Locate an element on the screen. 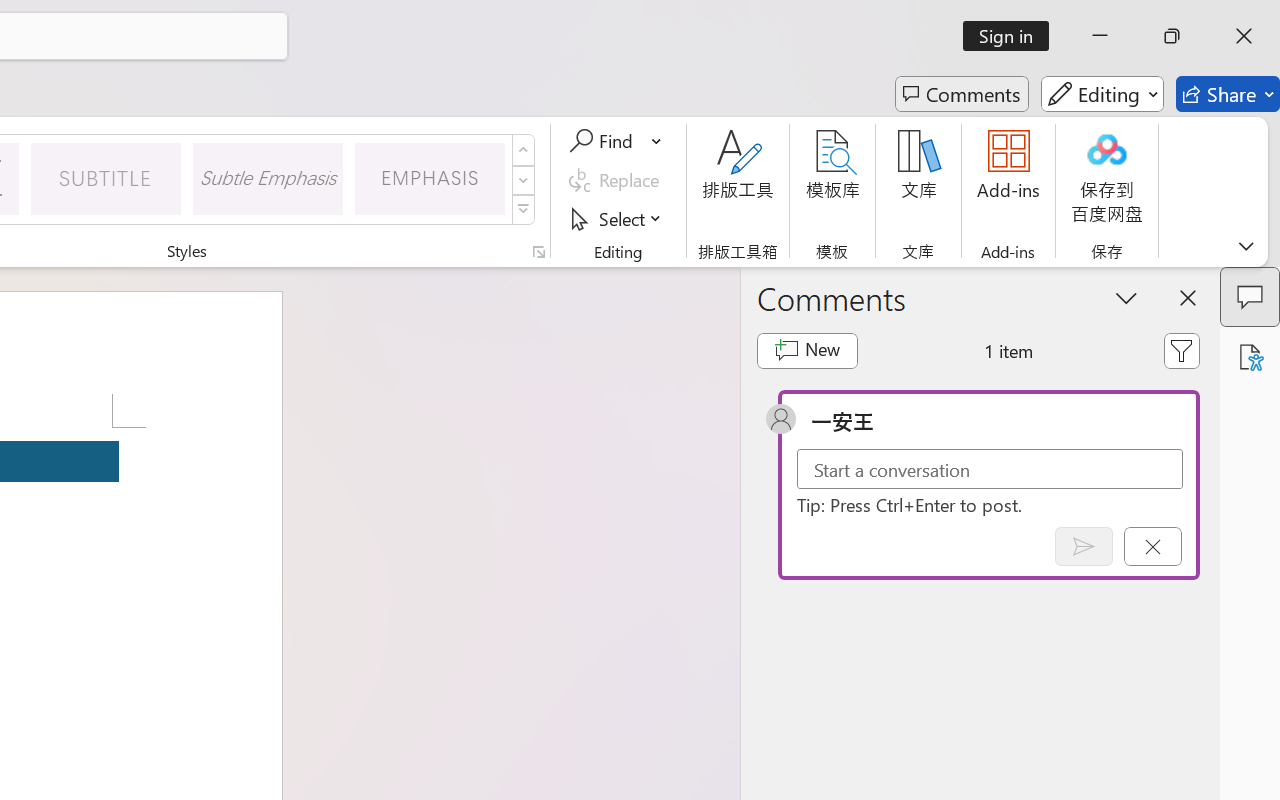  'Accessibility Assistant' is located at coordinates (1248, 357).